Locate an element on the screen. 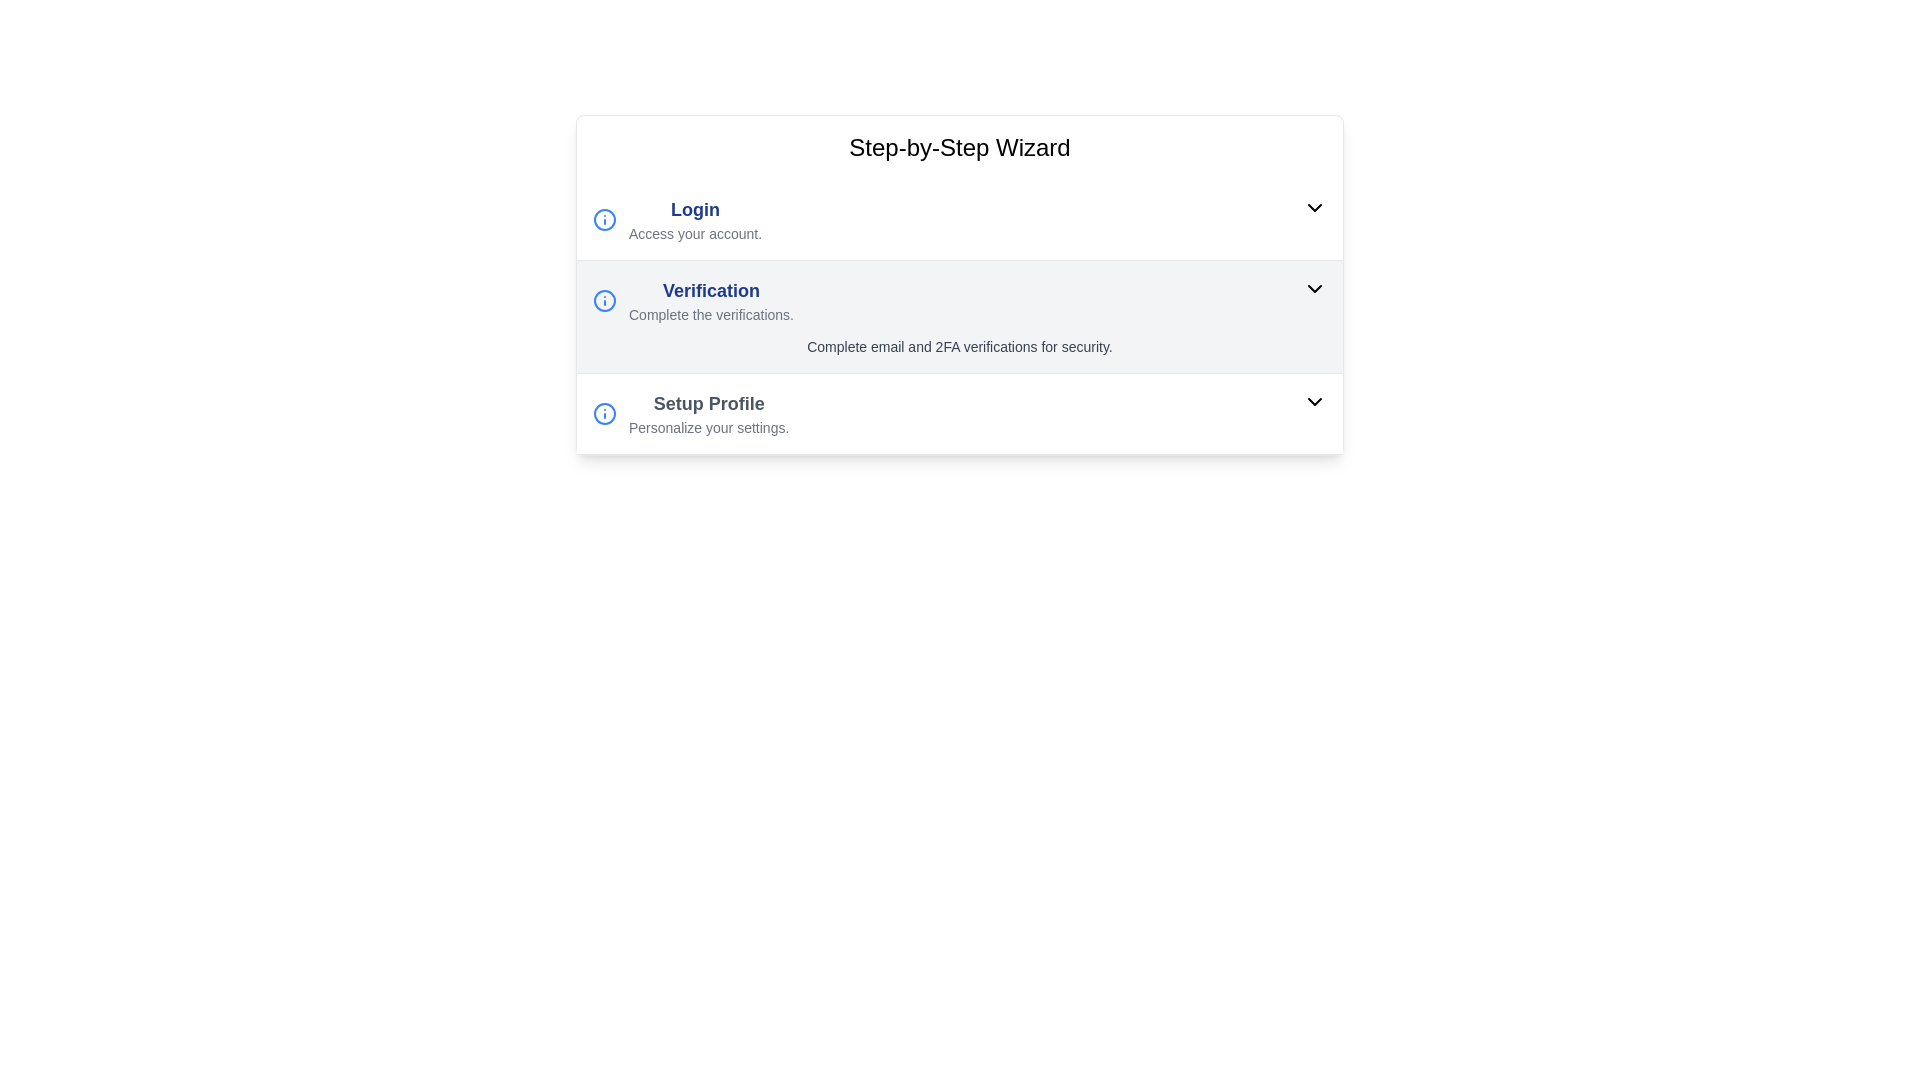 Image resolution: width=1920 pixels, height=1080 pixels. the 'Setup Profile' informational segment is located at coordinates (960, 412).